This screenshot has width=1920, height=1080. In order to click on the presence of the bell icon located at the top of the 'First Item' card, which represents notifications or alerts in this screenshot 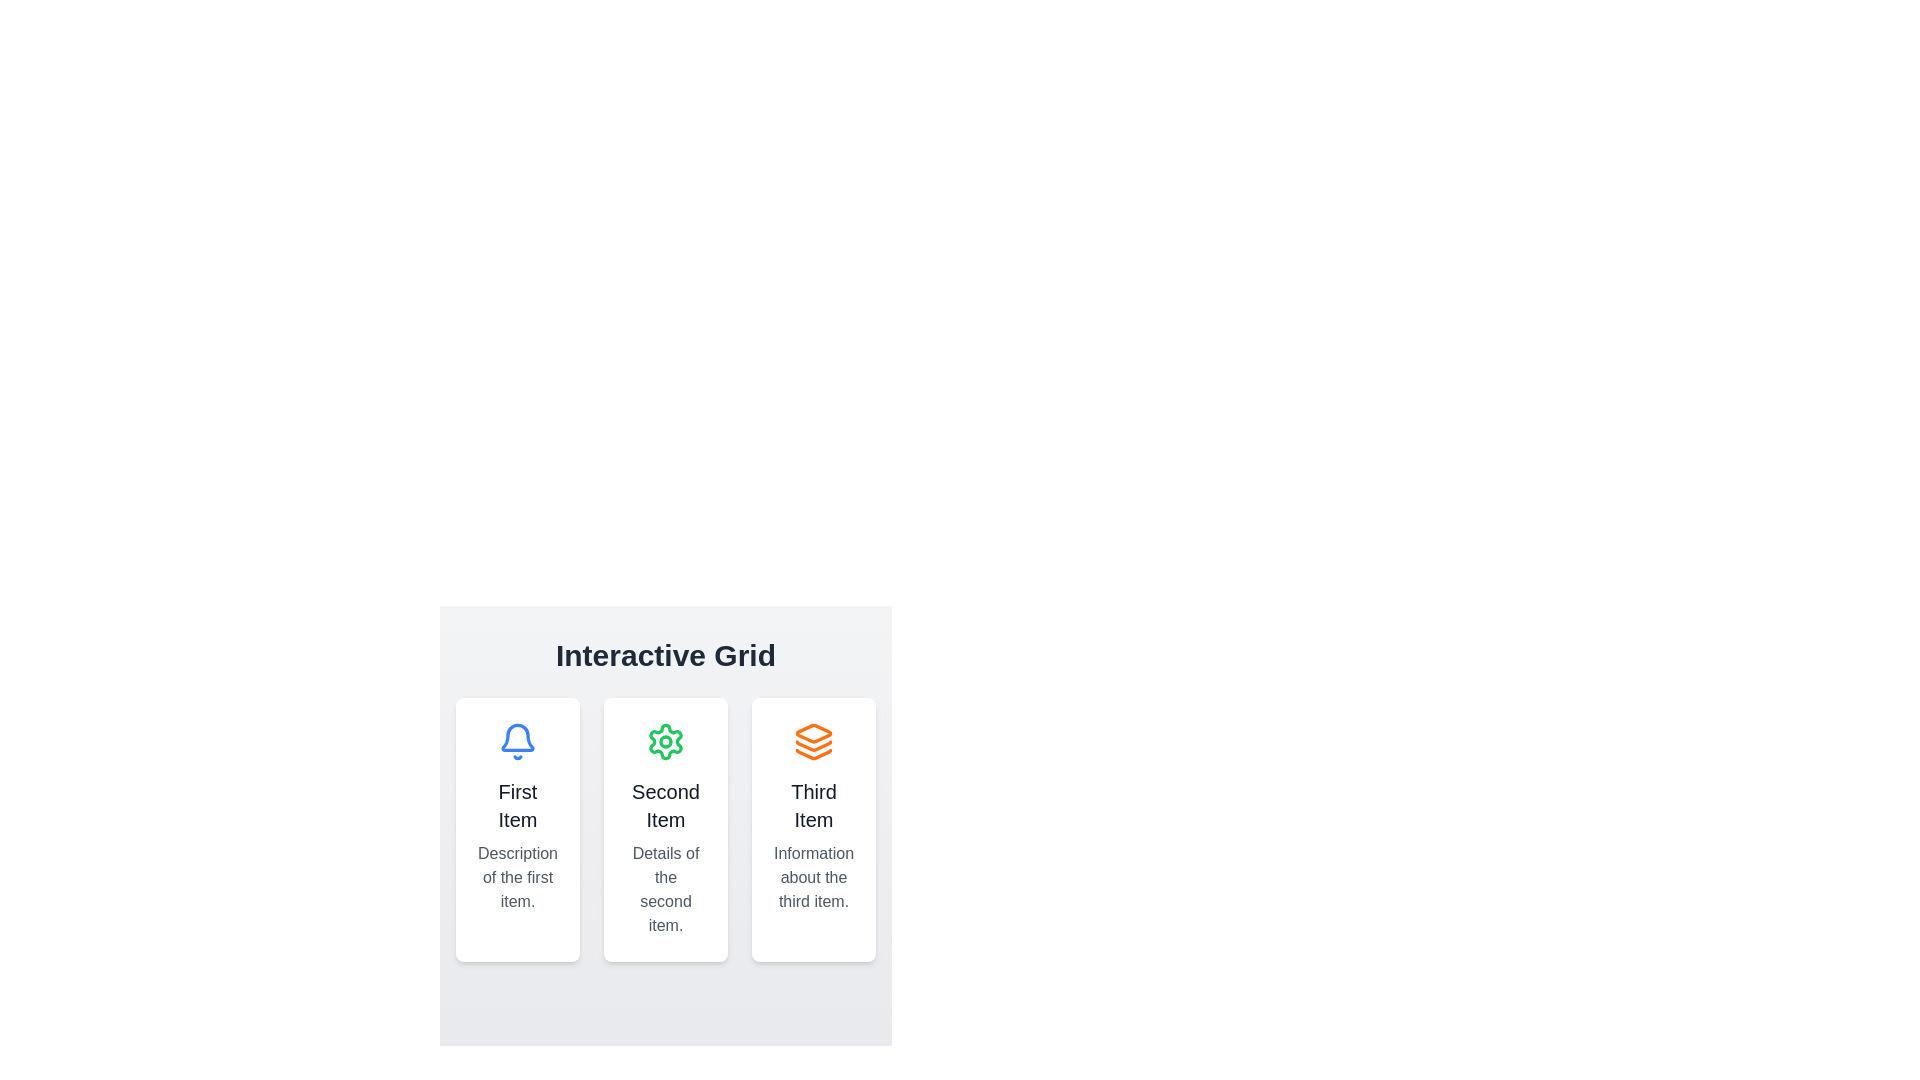, I will do `click(518, 741)`.